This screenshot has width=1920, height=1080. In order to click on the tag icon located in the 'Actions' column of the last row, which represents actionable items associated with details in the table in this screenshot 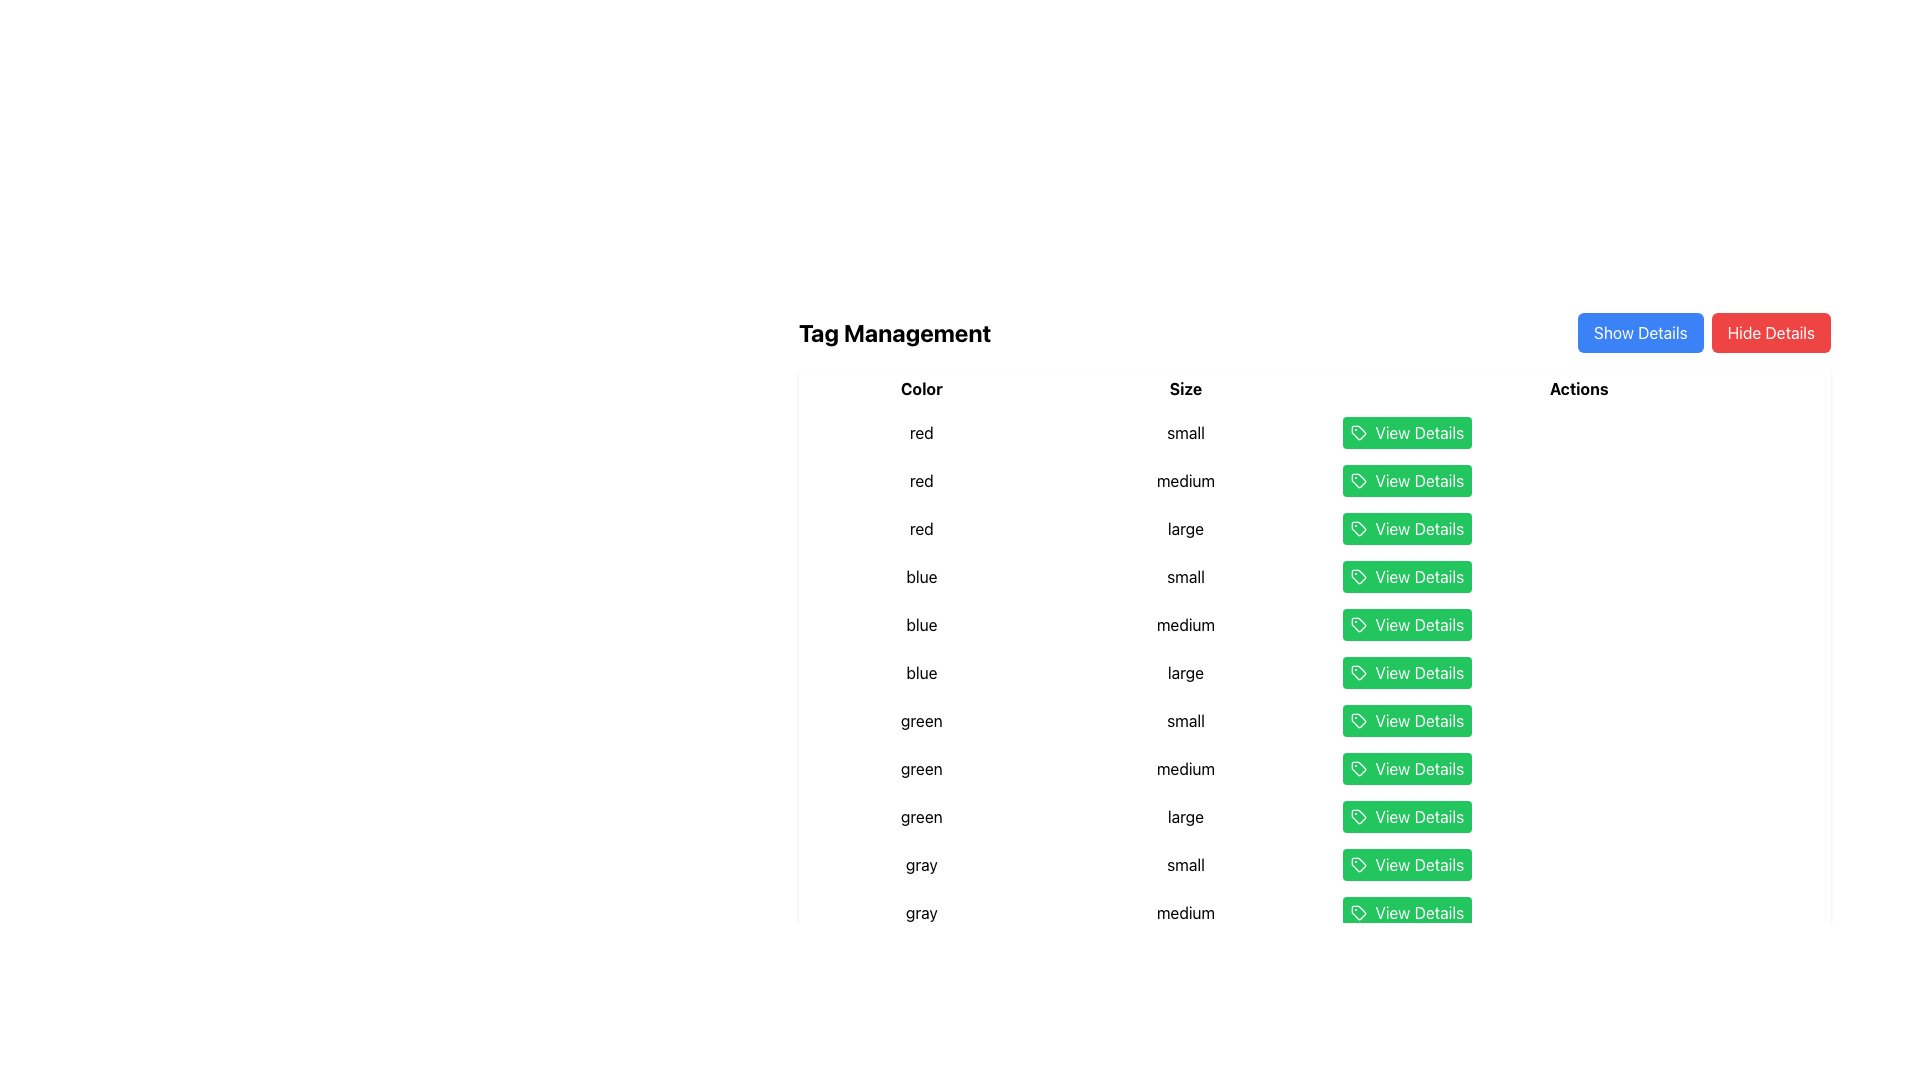, I will do `click(1358, 911)`.